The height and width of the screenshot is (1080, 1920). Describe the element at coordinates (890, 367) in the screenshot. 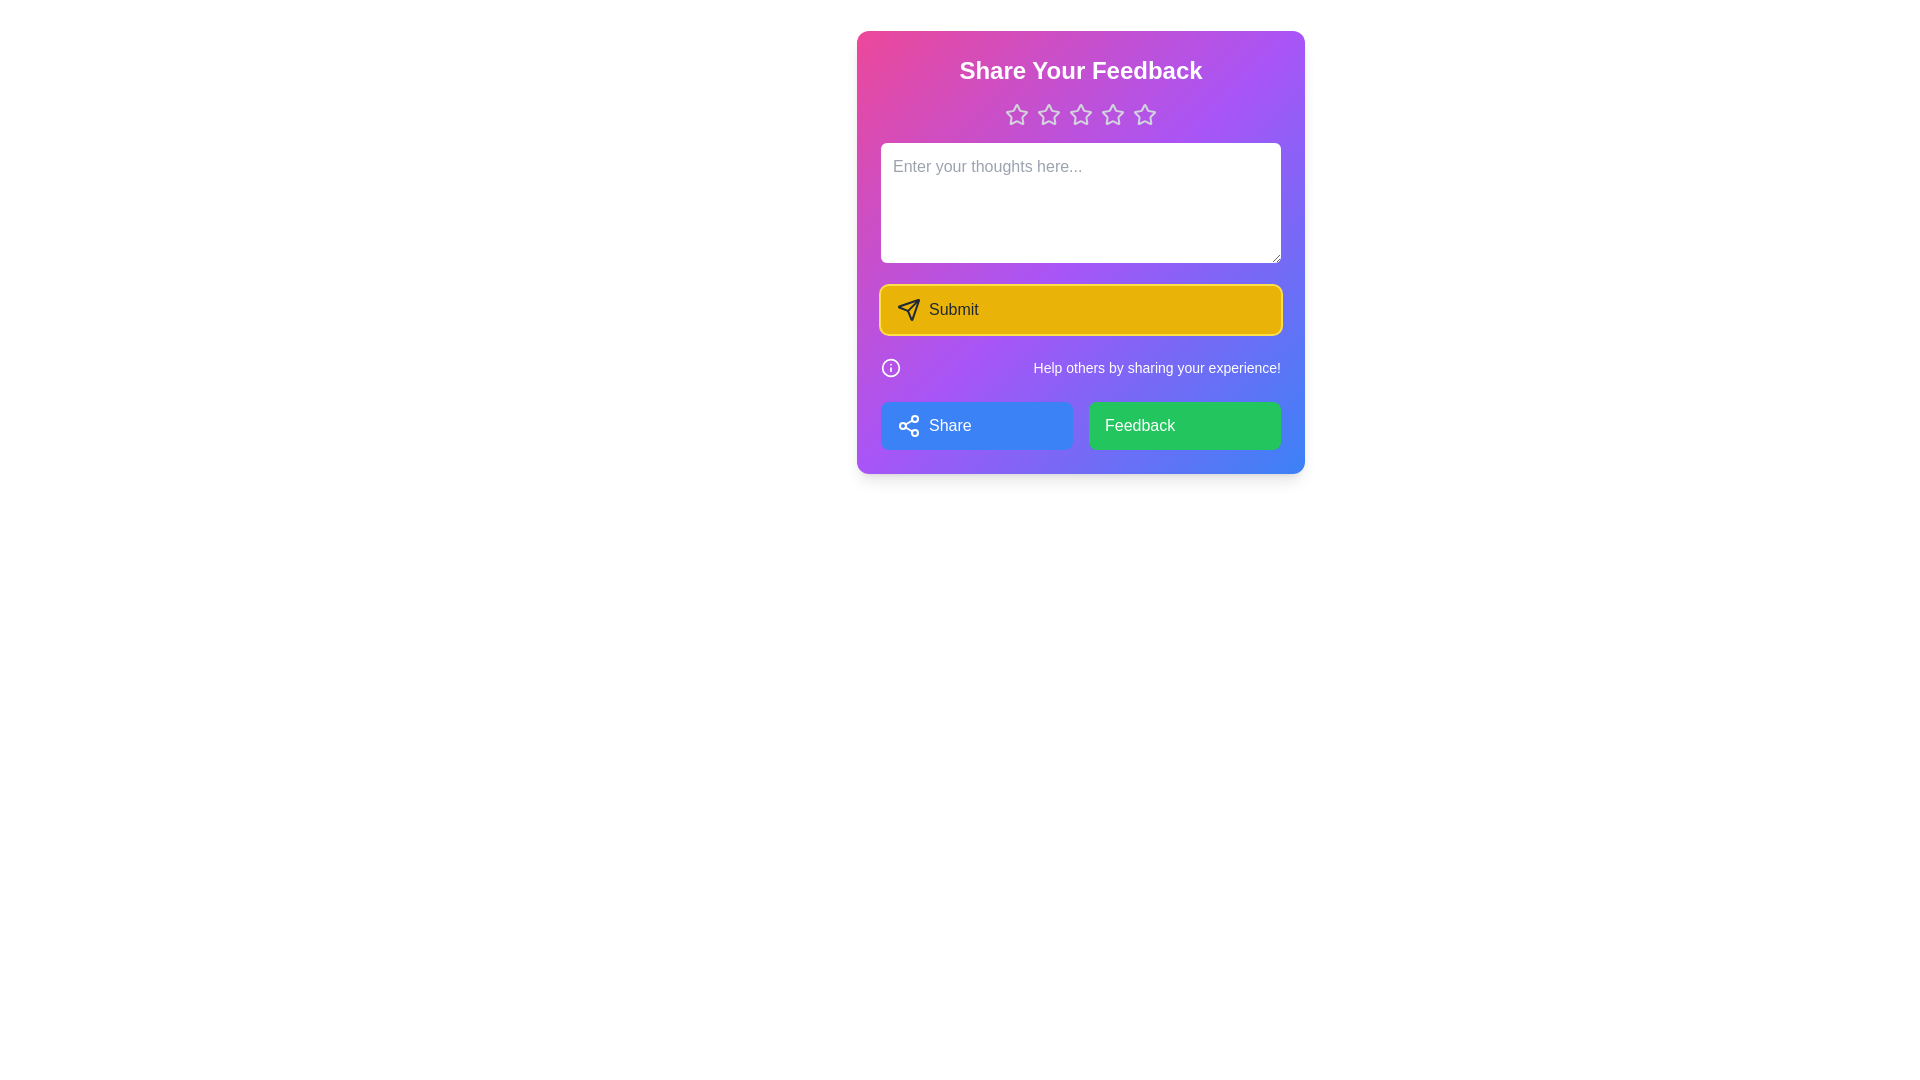

I see `the circular help icon located on the left side of the section above the 'Share' and 'Feedback' buttons` at that location.